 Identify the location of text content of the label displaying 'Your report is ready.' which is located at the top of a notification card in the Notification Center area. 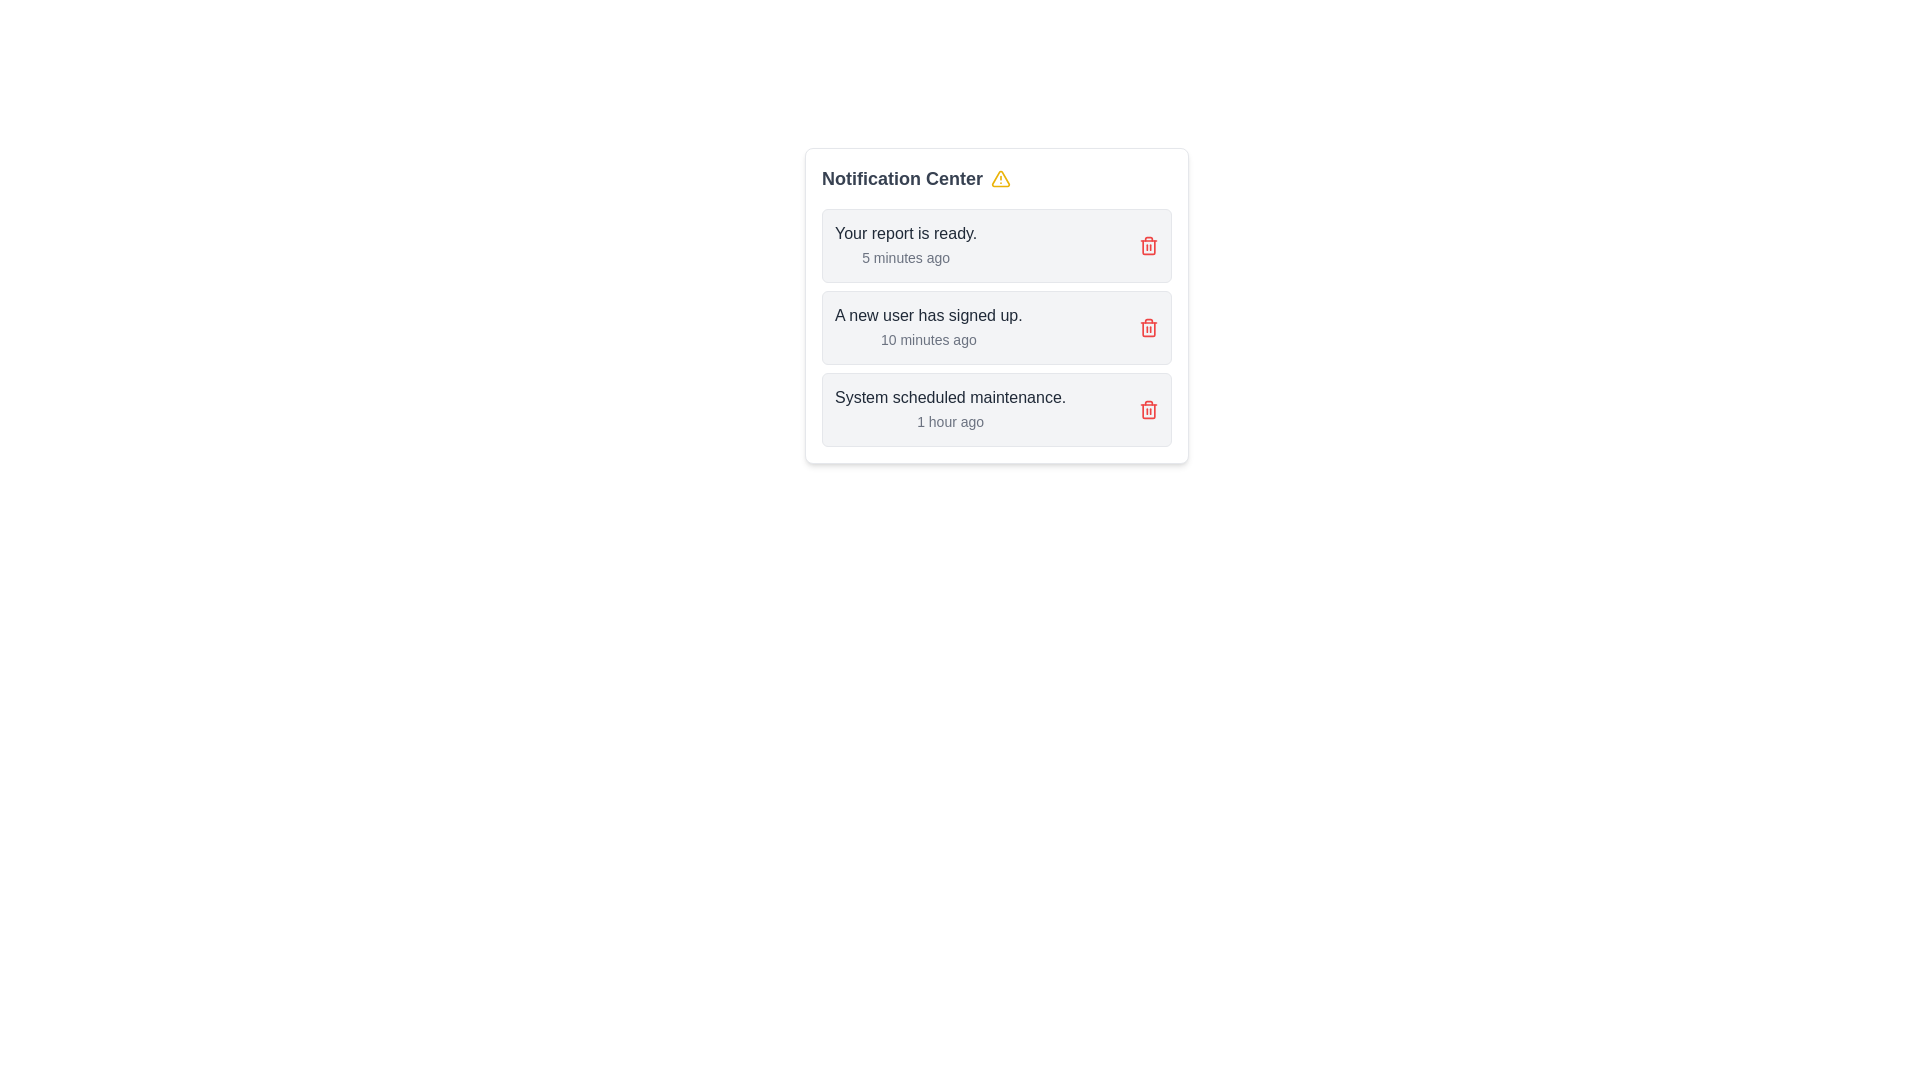
(905, 233).